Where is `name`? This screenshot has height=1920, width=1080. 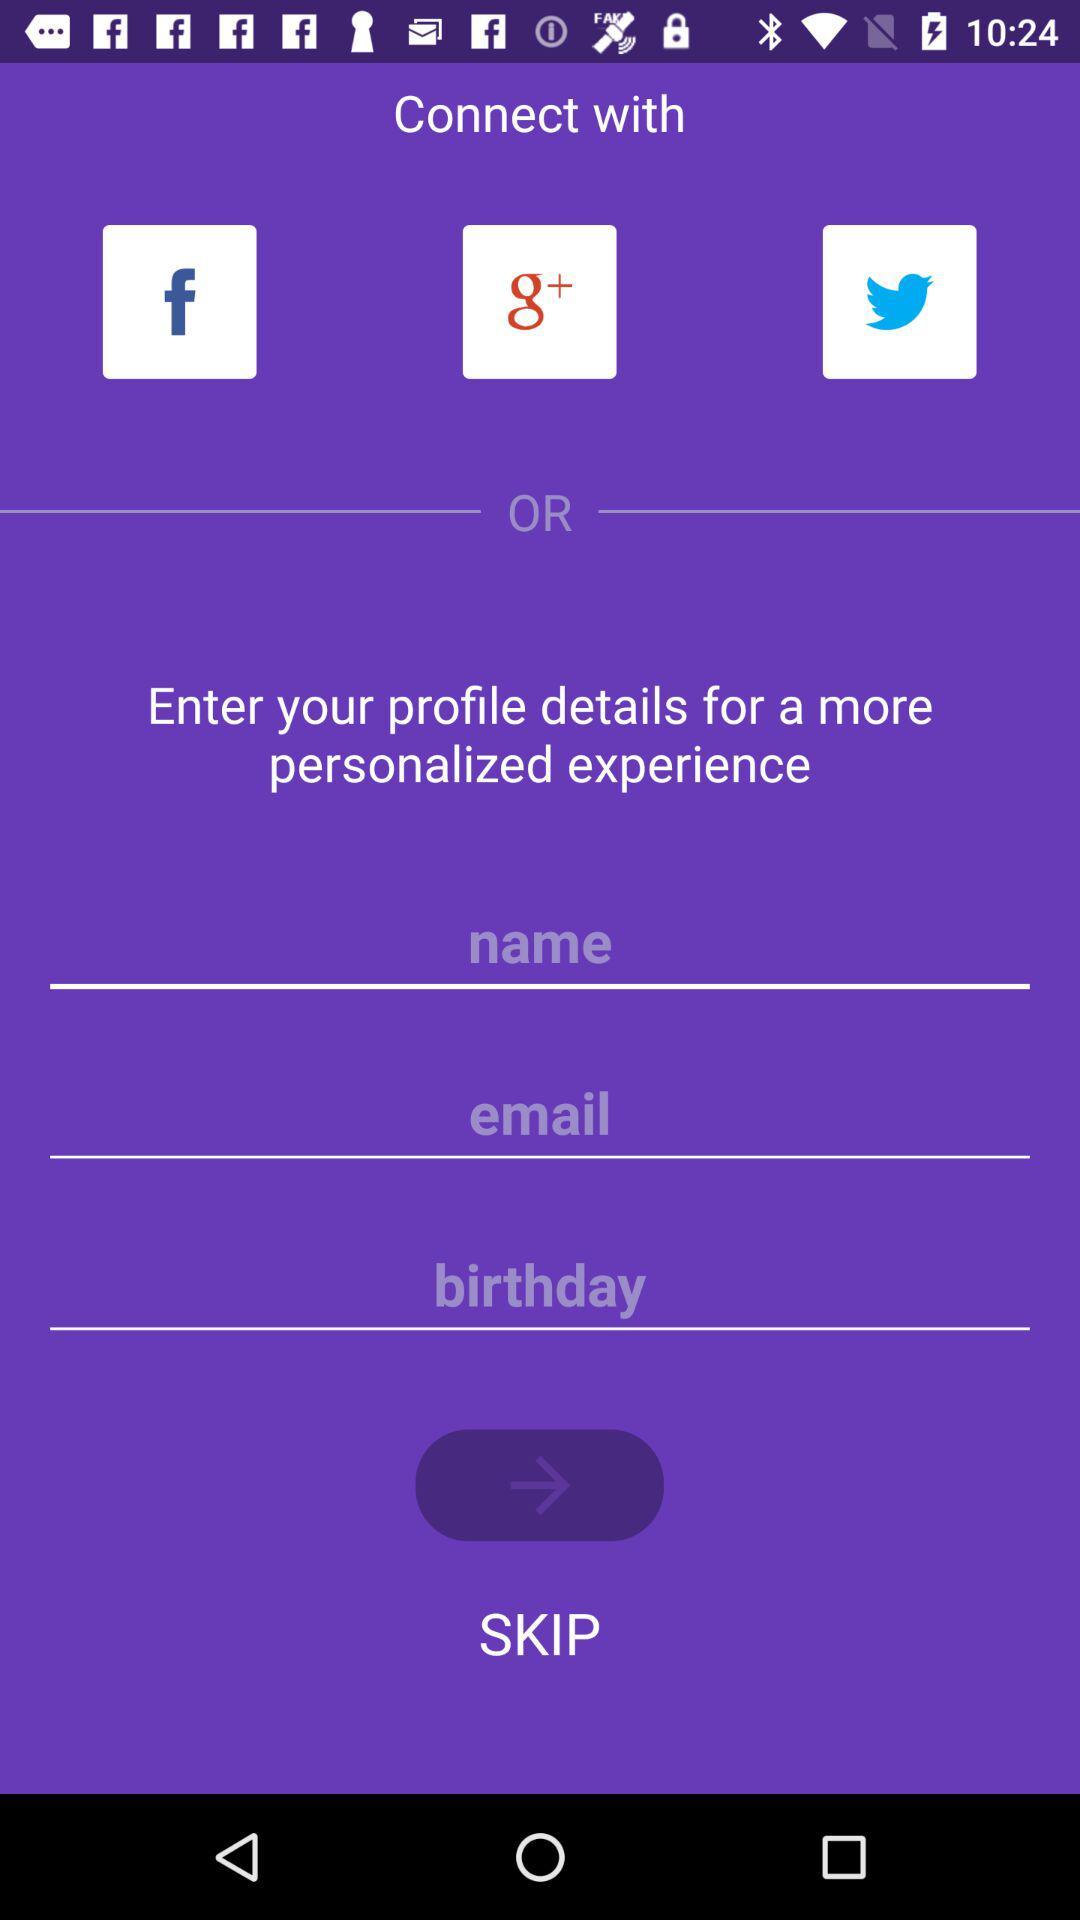
name is located at coordinates (540, 940).